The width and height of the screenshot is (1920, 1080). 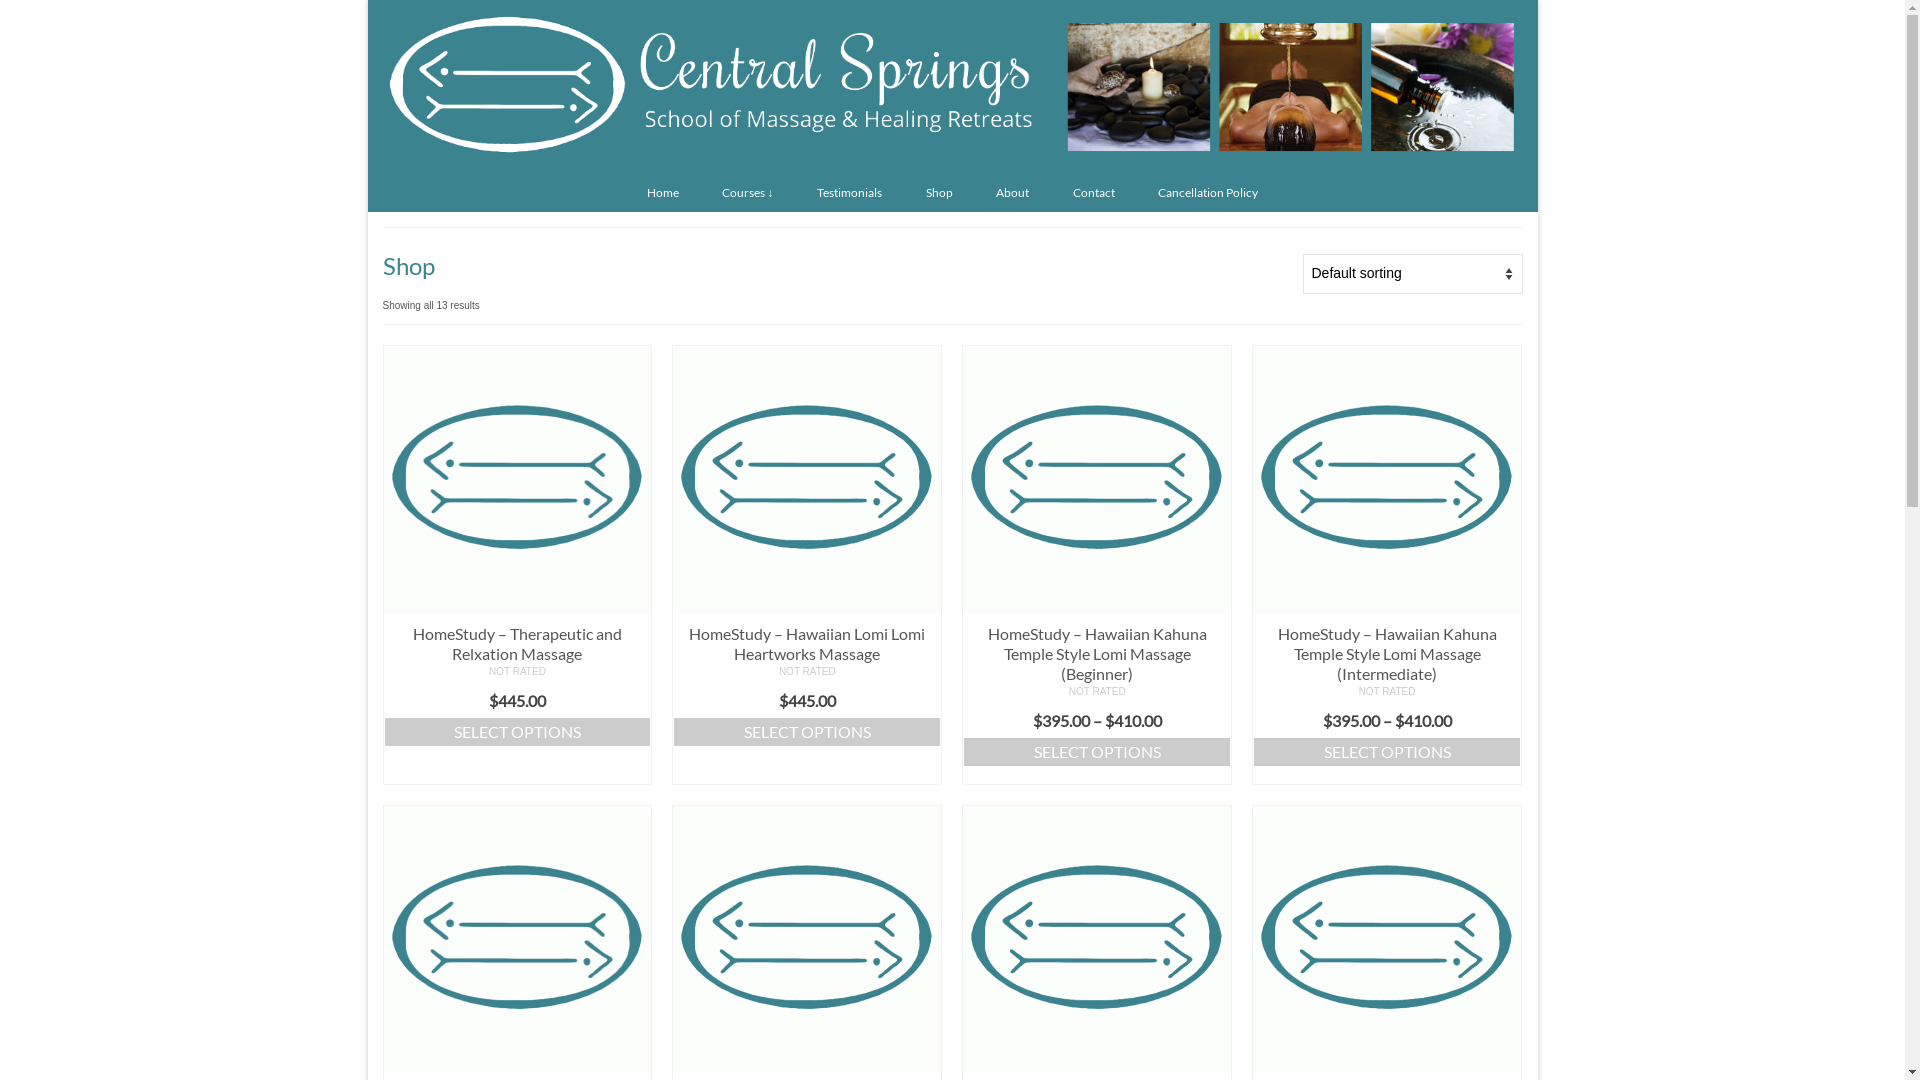 What do you see at coordinates (1093, 192) in the screenshot?
I see `'Contact'` at bounding box center [1093, 192].